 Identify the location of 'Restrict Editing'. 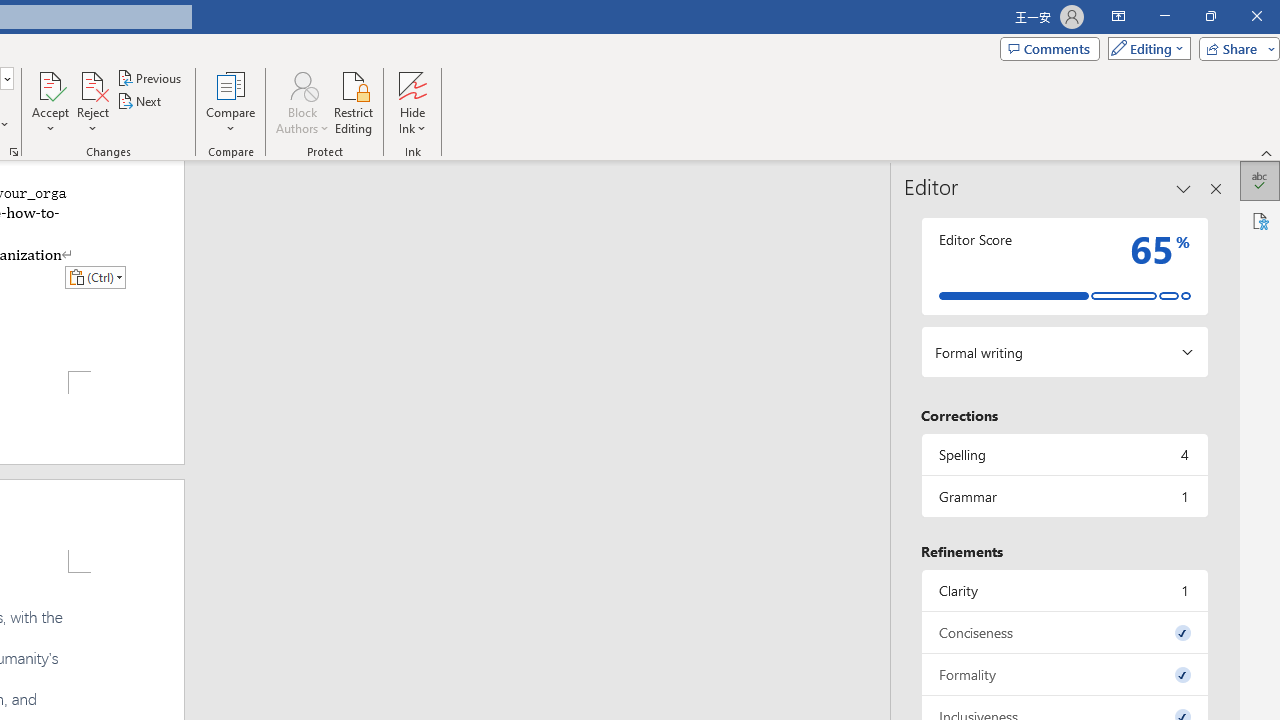
(353, 103).